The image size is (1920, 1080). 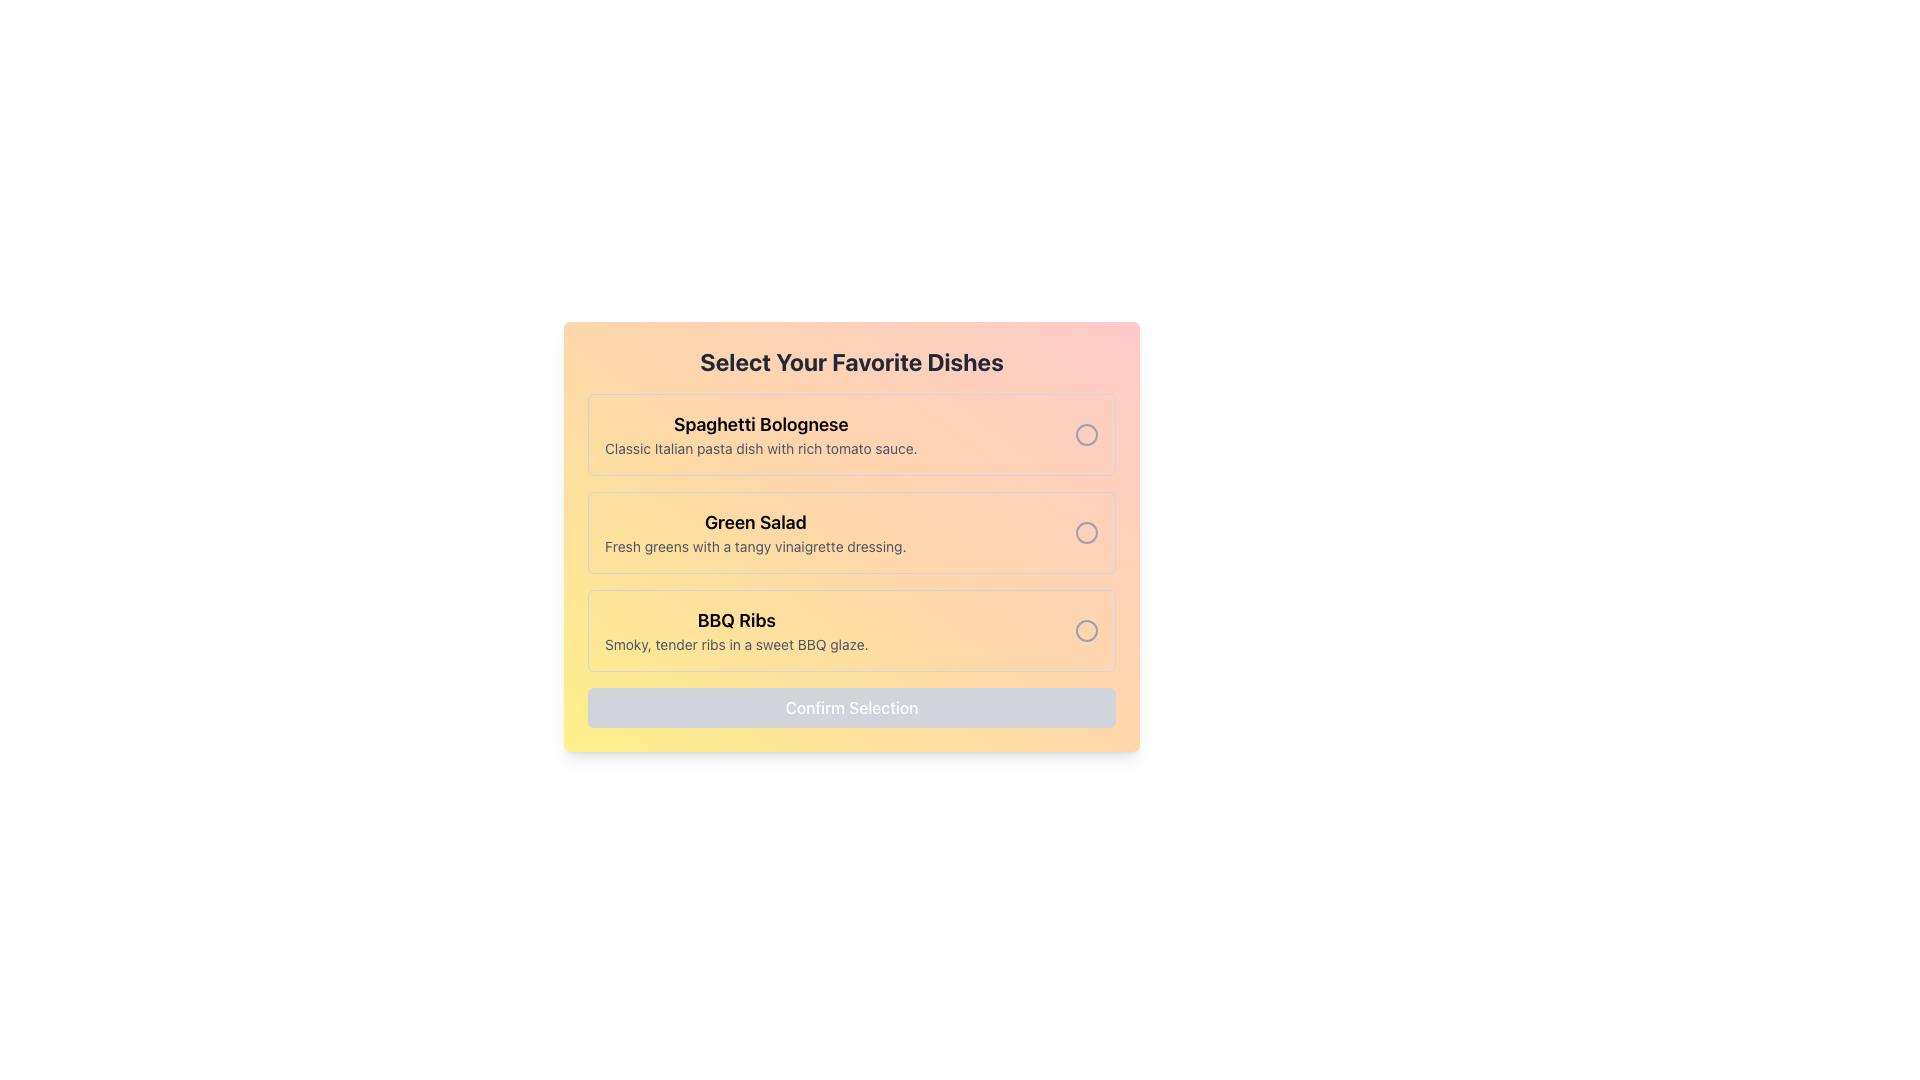 What do you see at coordinates (851, 631) in the screenshot?
I see `the radio button in the selectable card for the 'BBQ Ribs' dish` at bounding box center [851, 631].